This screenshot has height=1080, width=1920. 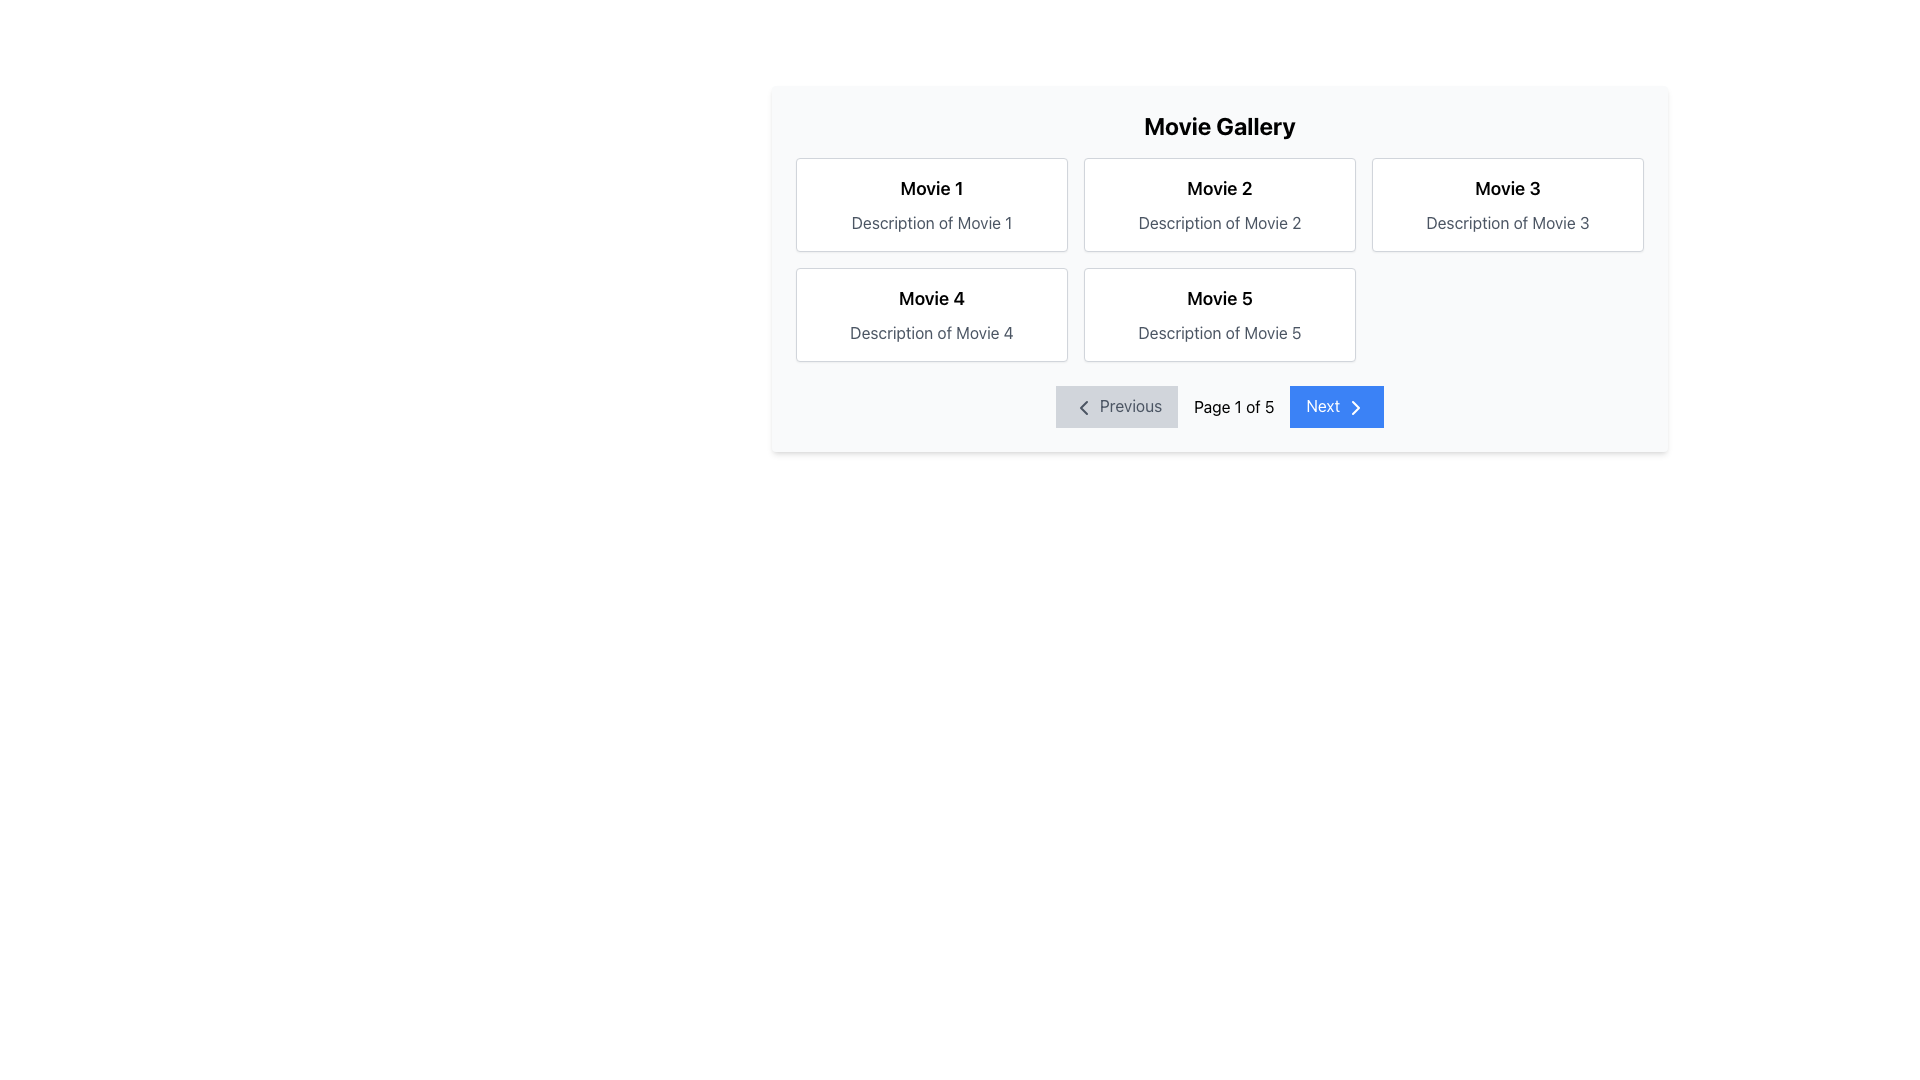 I want to click on the chevron icon indicating the forward navigation function of the 'Next' button located in the bottom navigation bar towards the right side, so click(x=1356, y=406).